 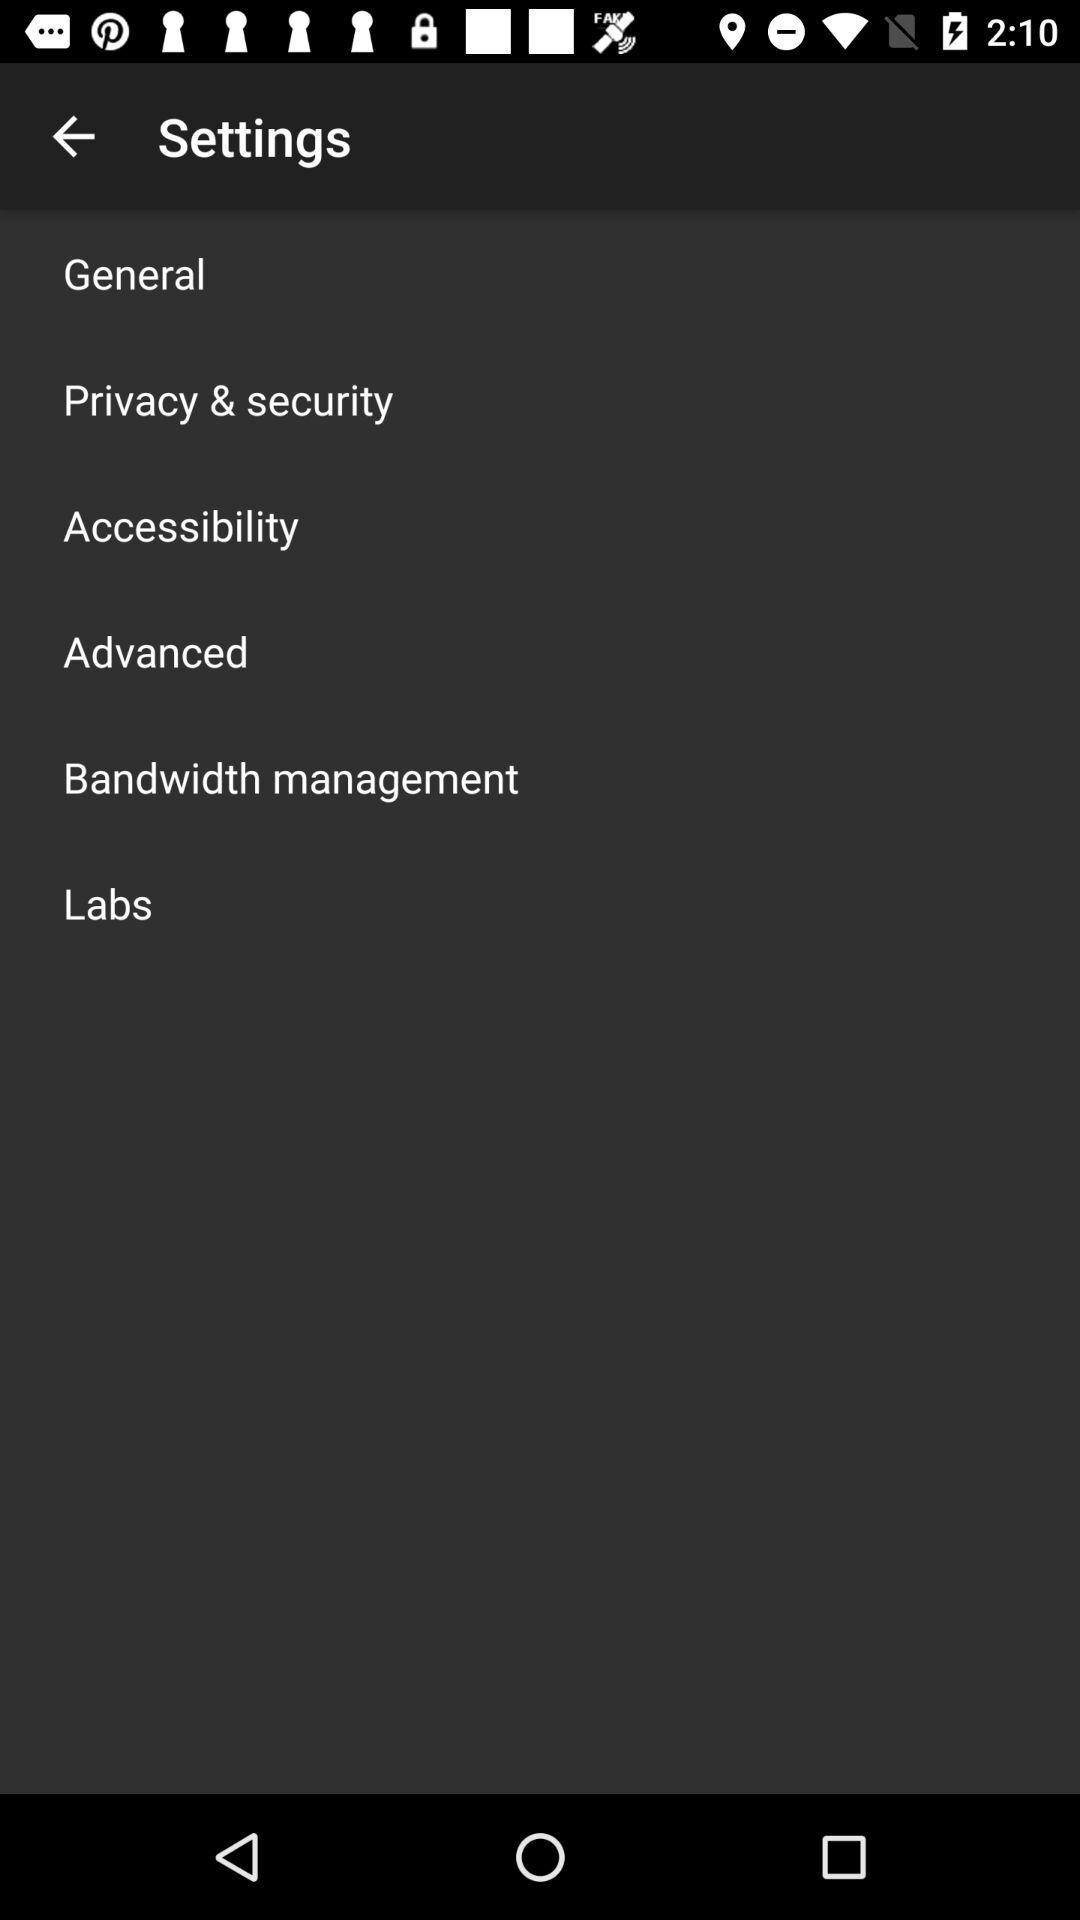 I want to click on general item, so click(x=134, y=272).